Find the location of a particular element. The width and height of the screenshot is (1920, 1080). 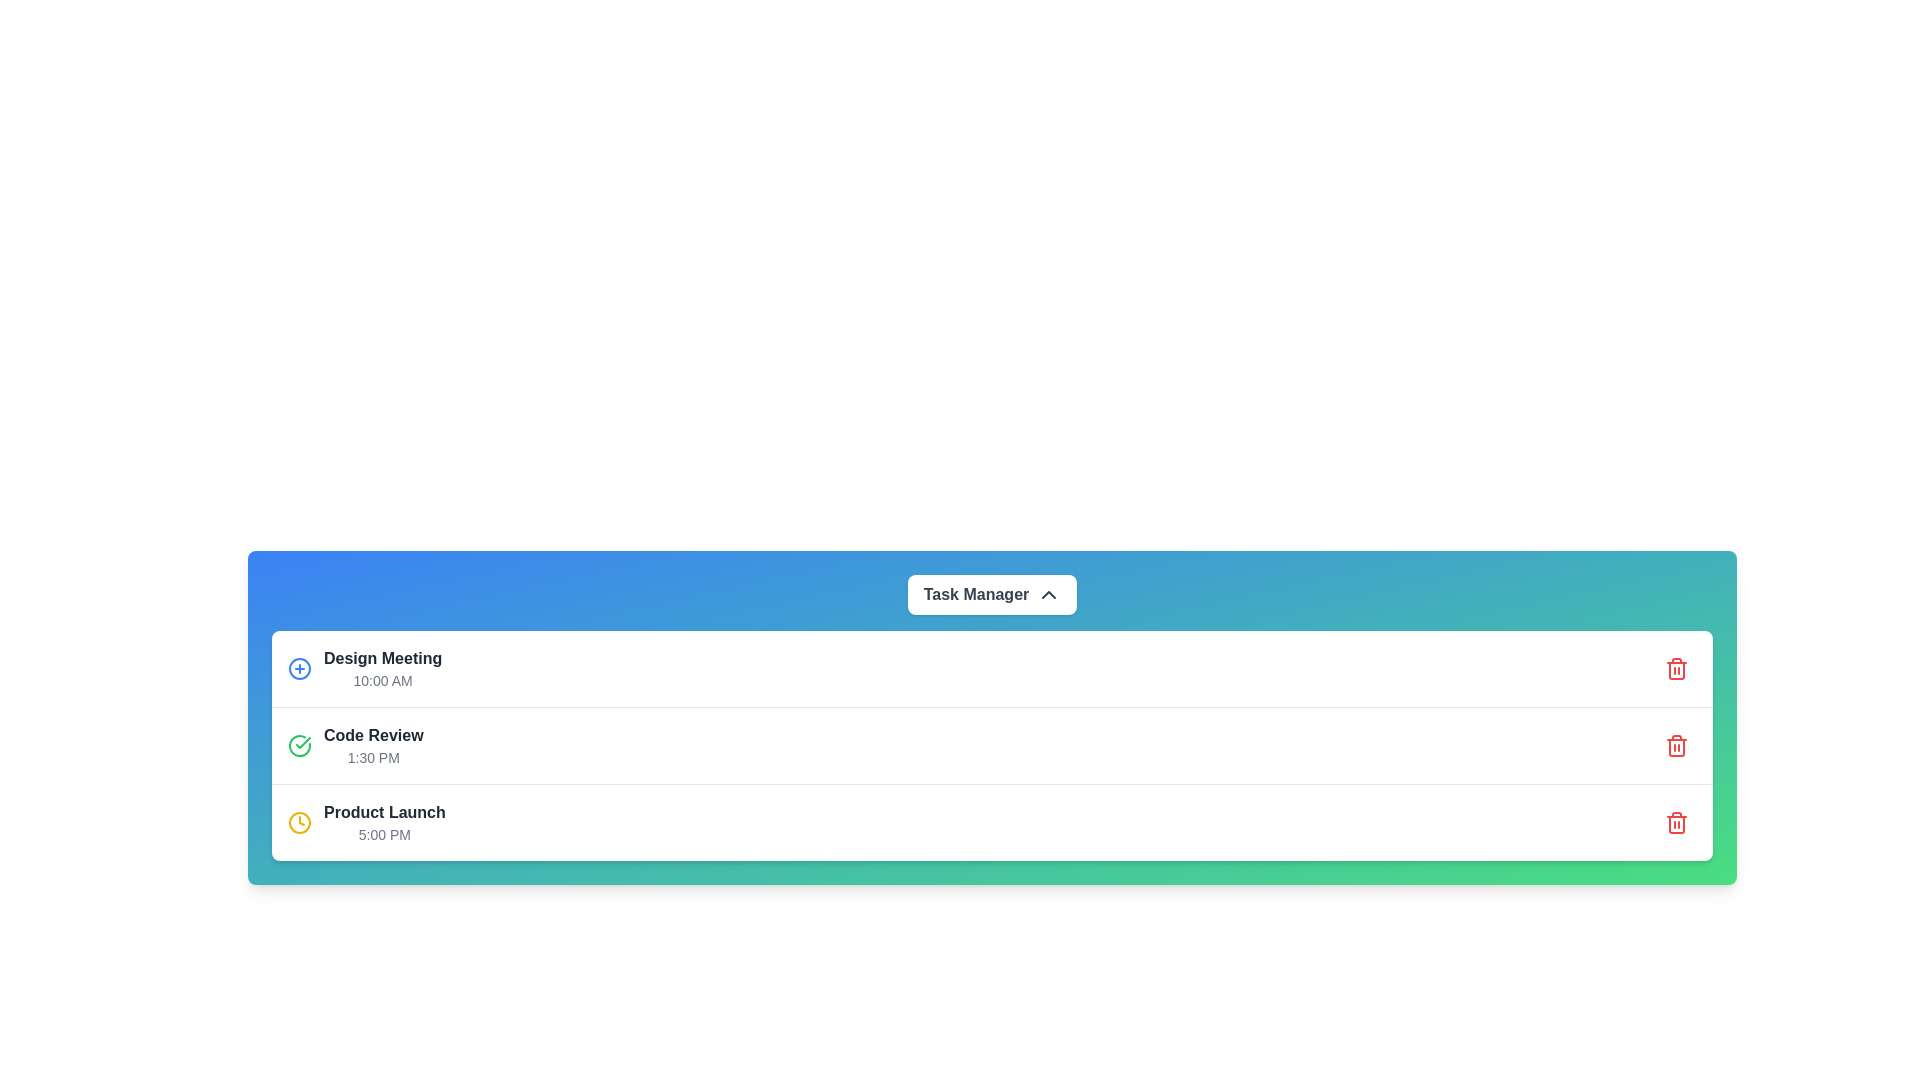

the text display component that shows the name and scheduled time of the task 'Design Meeting' in the task management interface, located in the first row of the task list is located at coordinates (383, 668).